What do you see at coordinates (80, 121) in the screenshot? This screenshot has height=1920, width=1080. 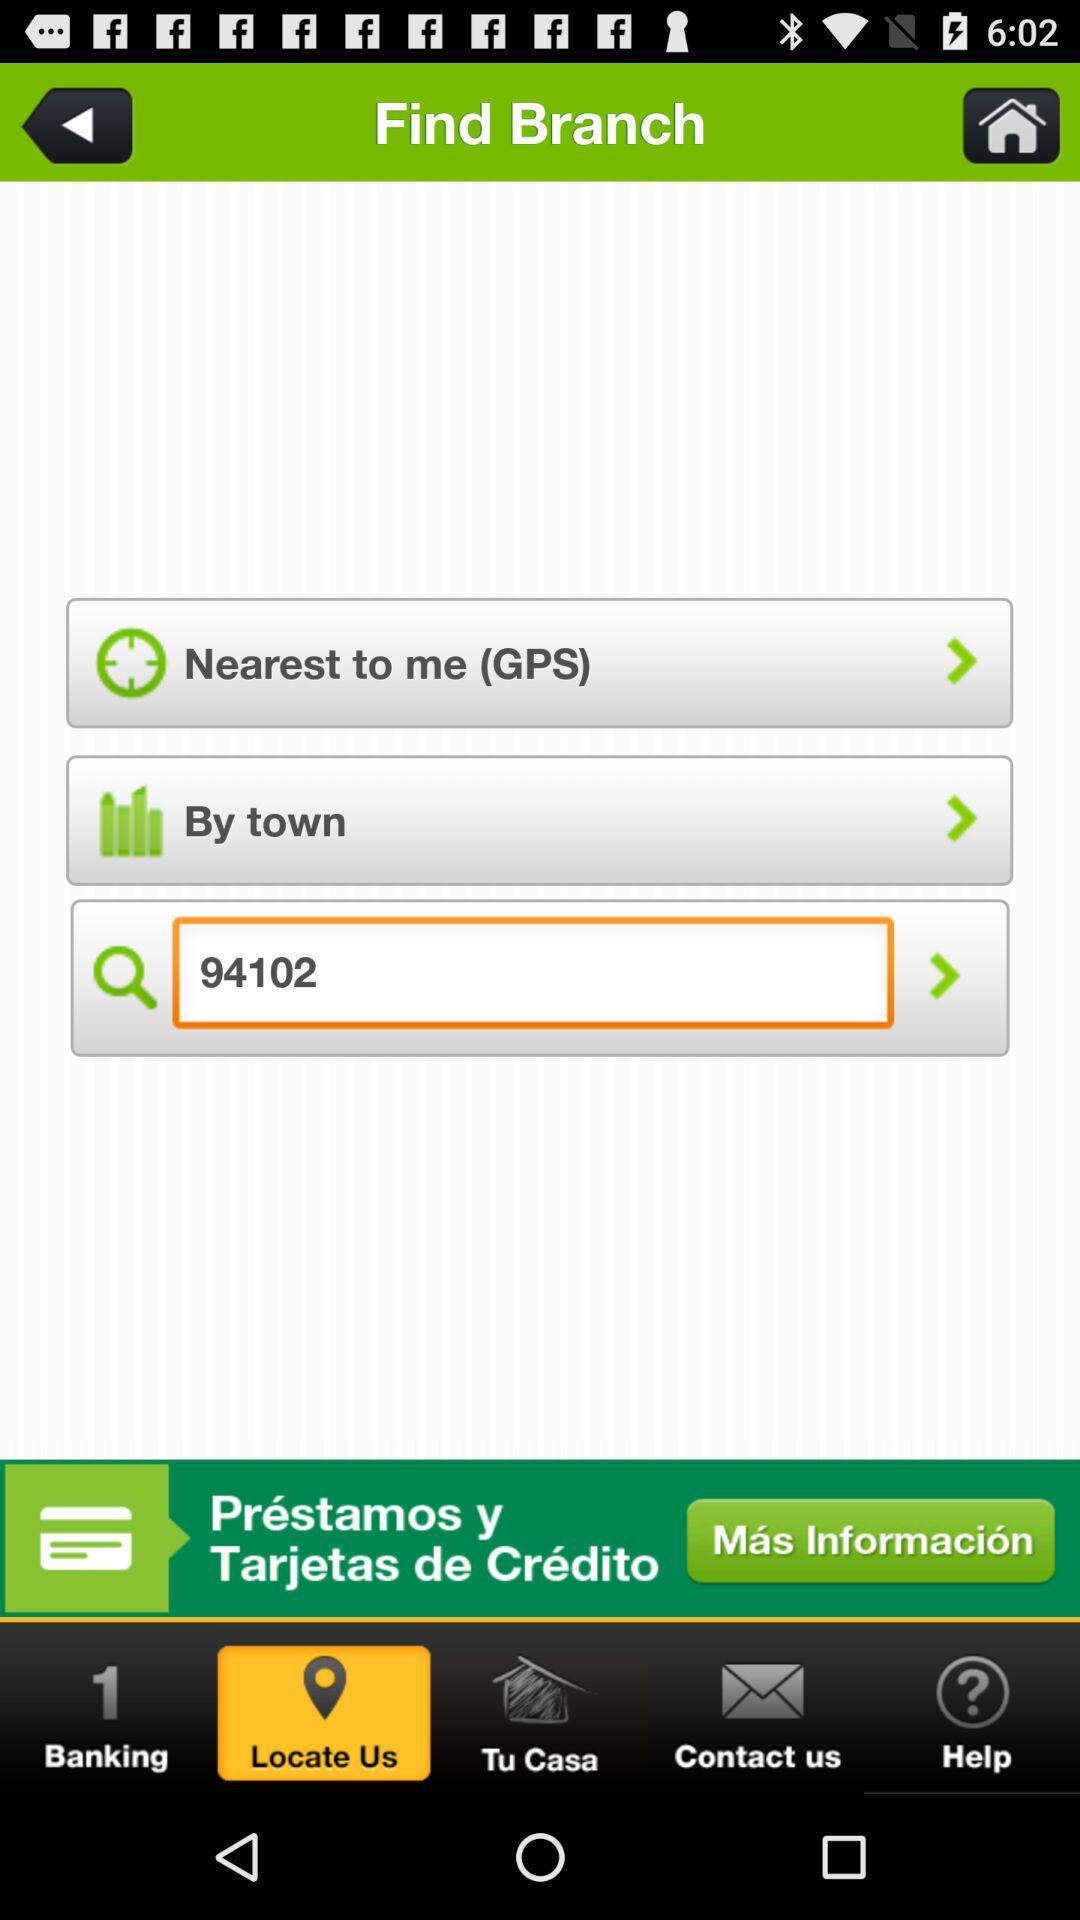 I see `area code` at bounding box center [80, 121].